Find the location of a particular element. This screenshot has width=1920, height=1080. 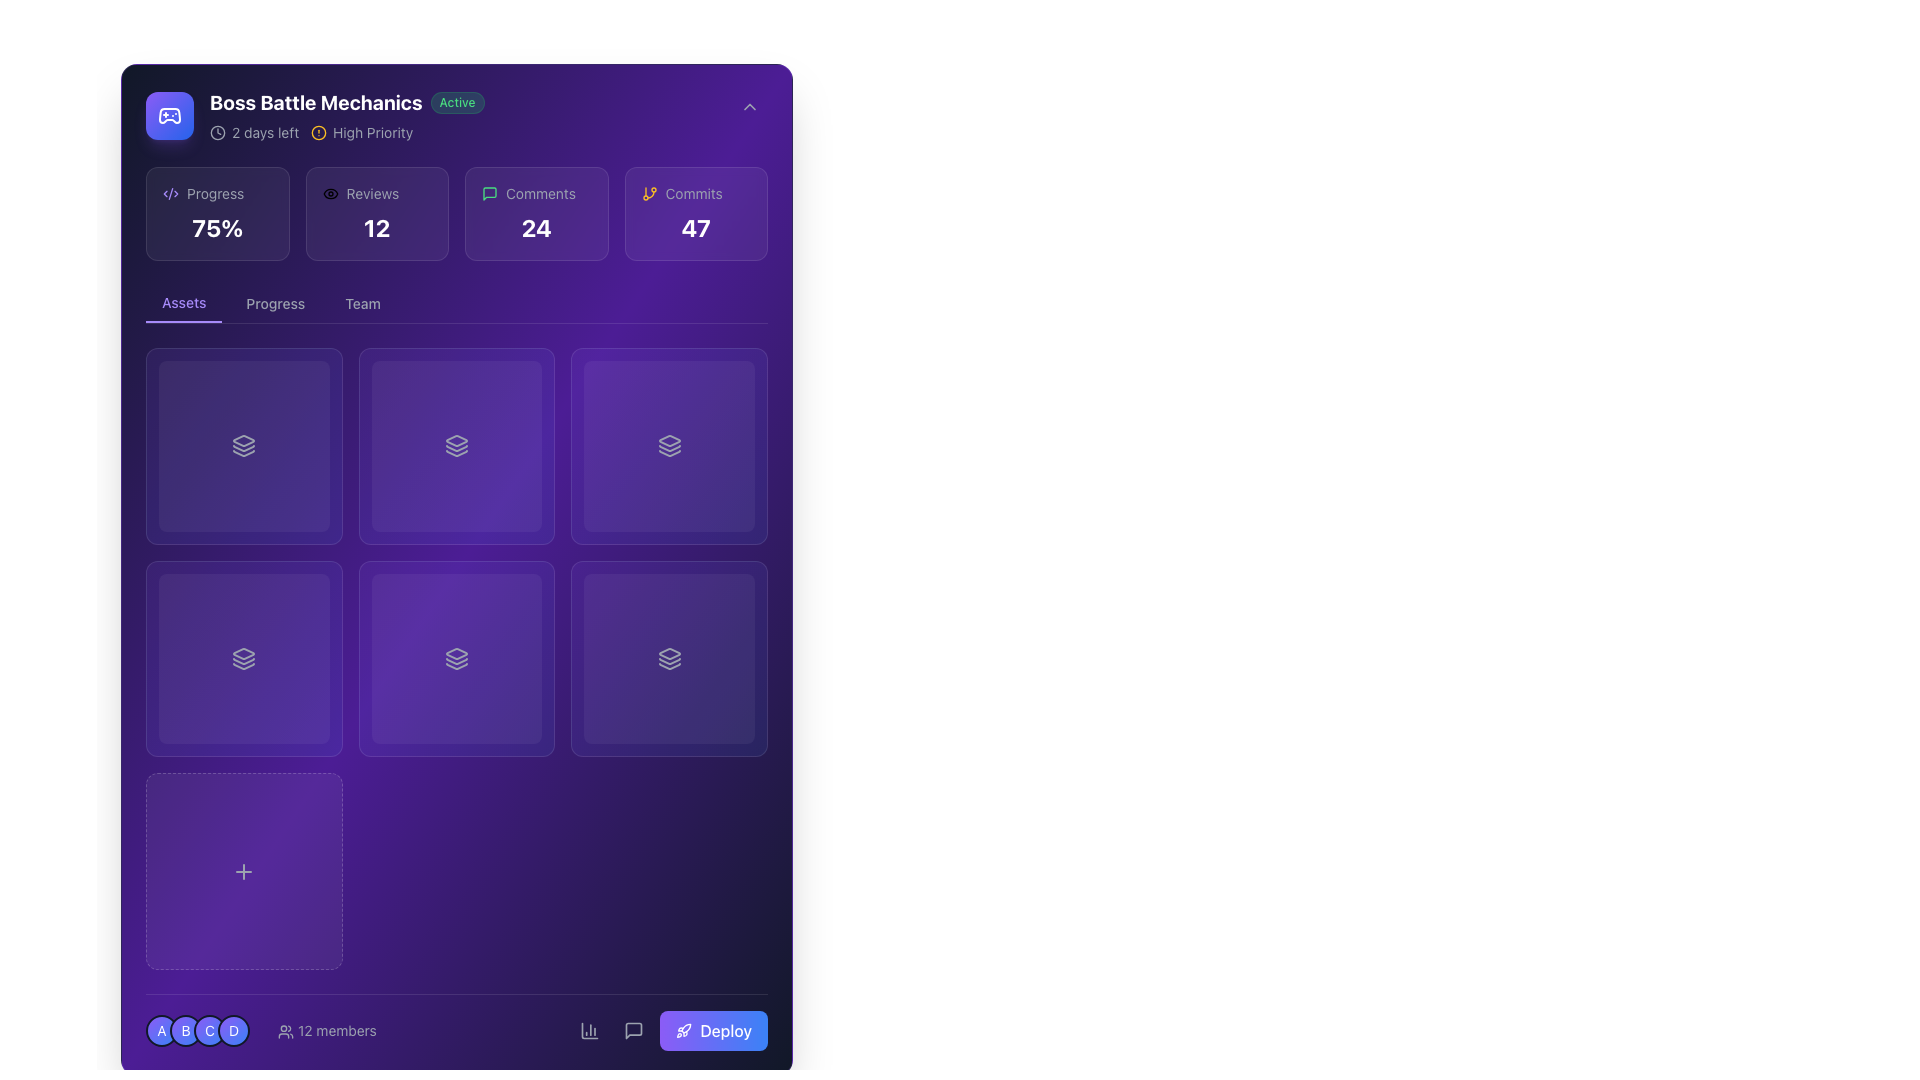

the details of the stack of layers icon located in the bottom-right corner of the 2x3 grid layout, which is the last tile in the grid is located at coordinates (669, 659).